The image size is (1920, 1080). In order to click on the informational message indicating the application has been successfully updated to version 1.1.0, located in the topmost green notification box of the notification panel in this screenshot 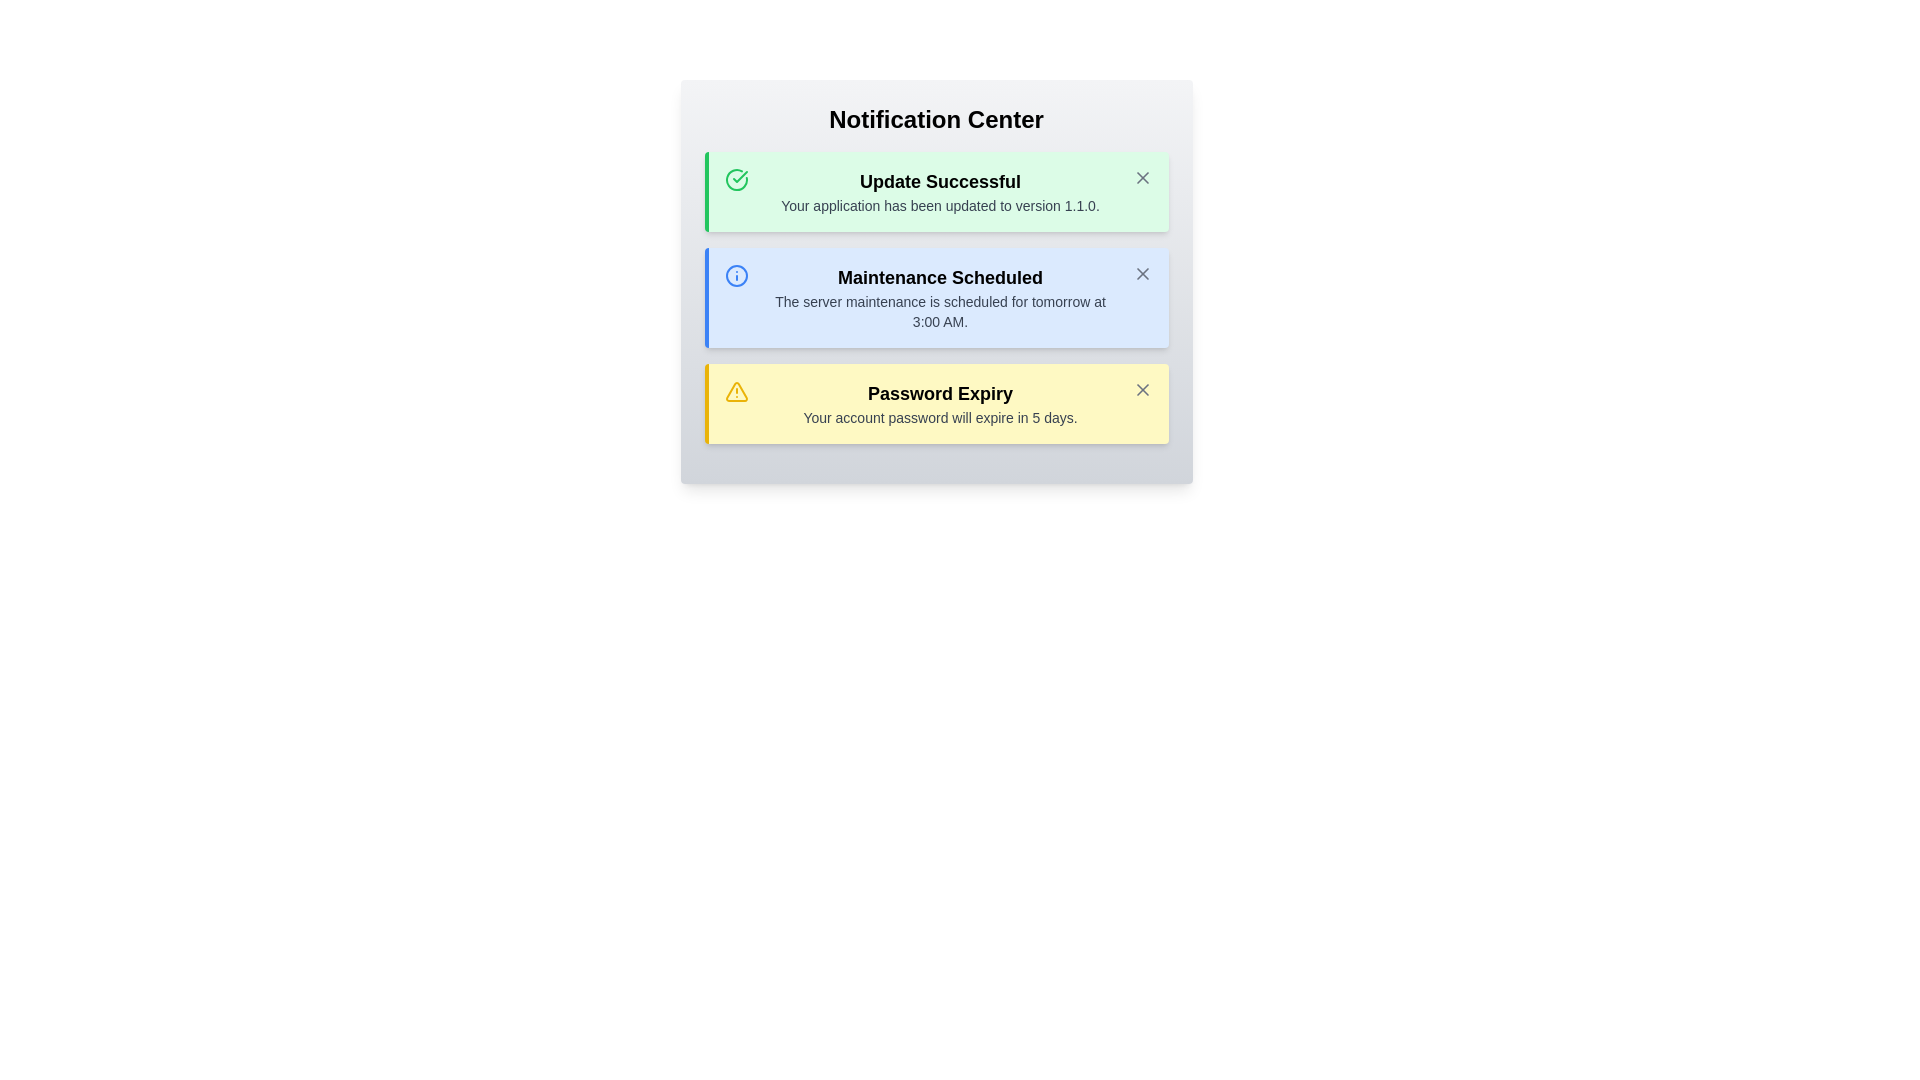, I will do `click(939, 192)`.